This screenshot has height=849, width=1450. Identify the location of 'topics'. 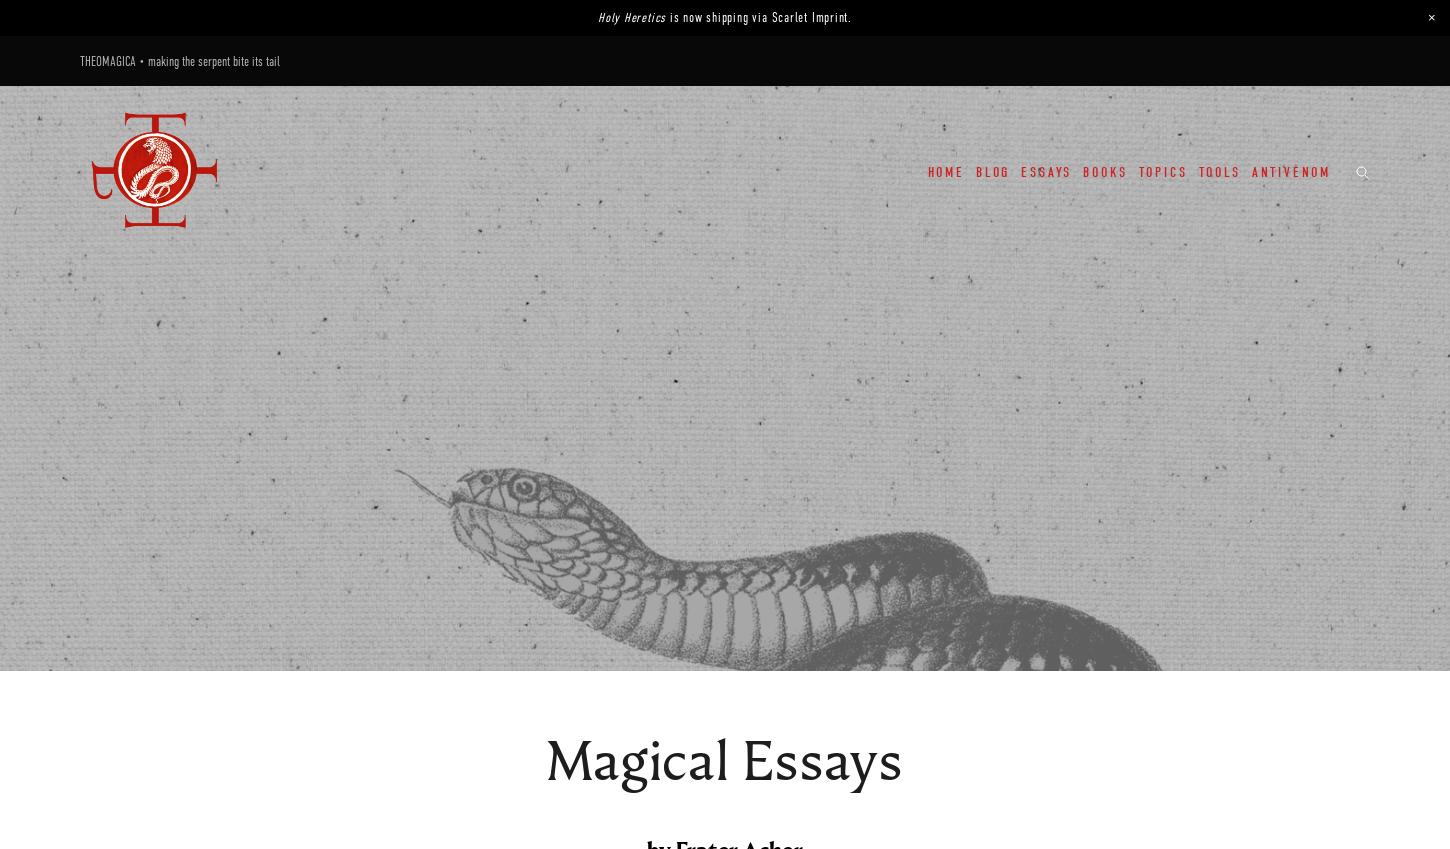
(1161, 171).